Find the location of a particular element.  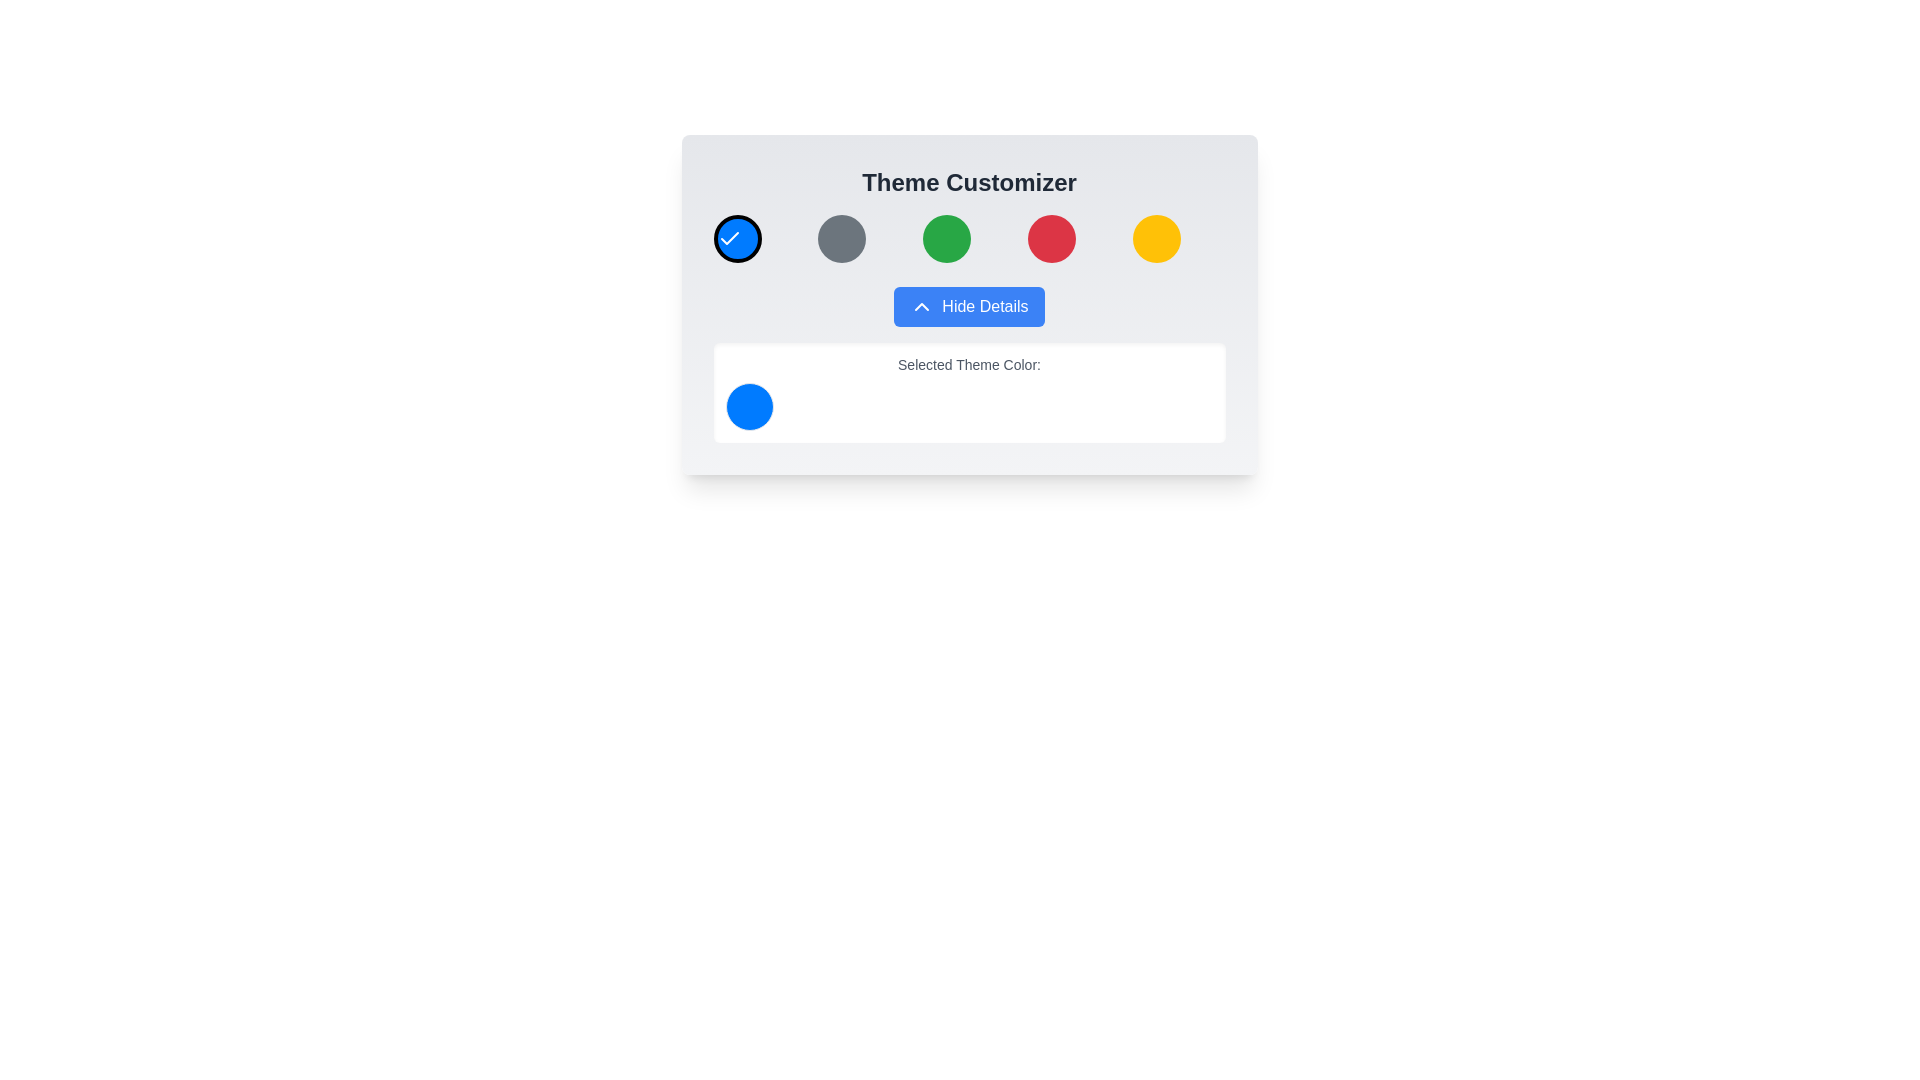

the 'Hide Details' button, which has a blue background and white text, using keyboard inputs is located at coordinates (969, 307).